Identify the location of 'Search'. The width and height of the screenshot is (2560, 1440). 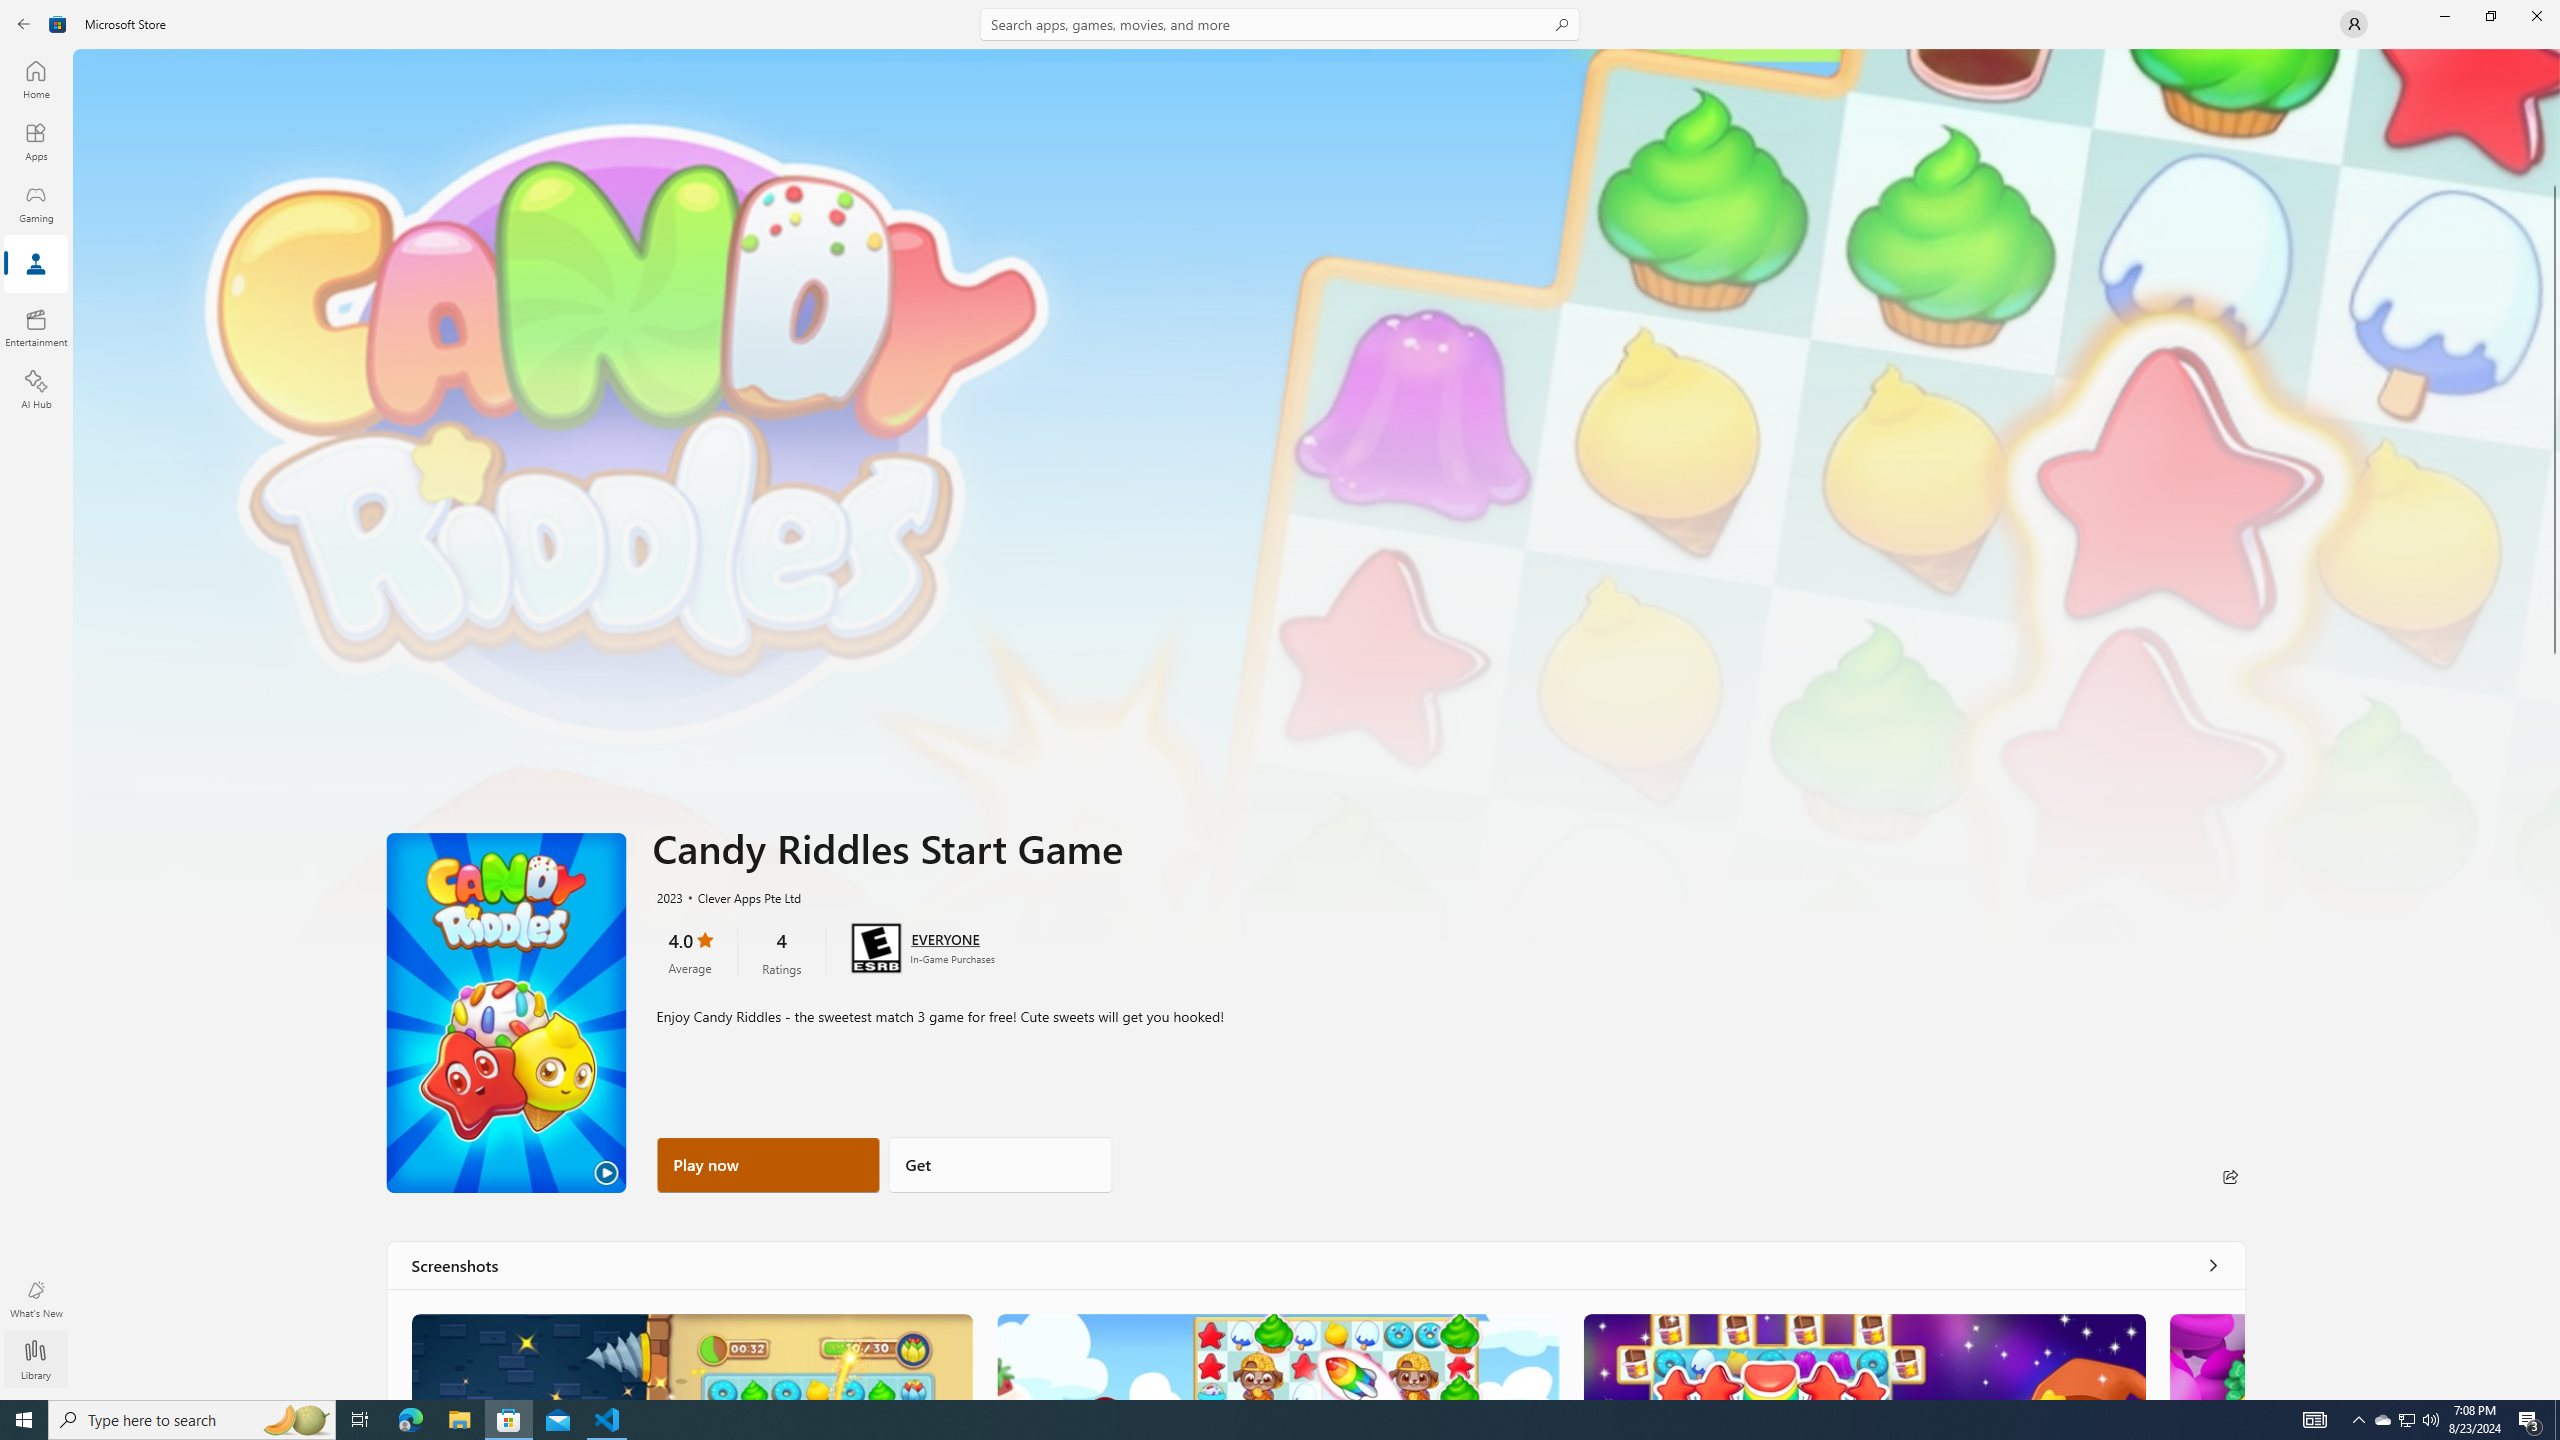
(1280, 23).